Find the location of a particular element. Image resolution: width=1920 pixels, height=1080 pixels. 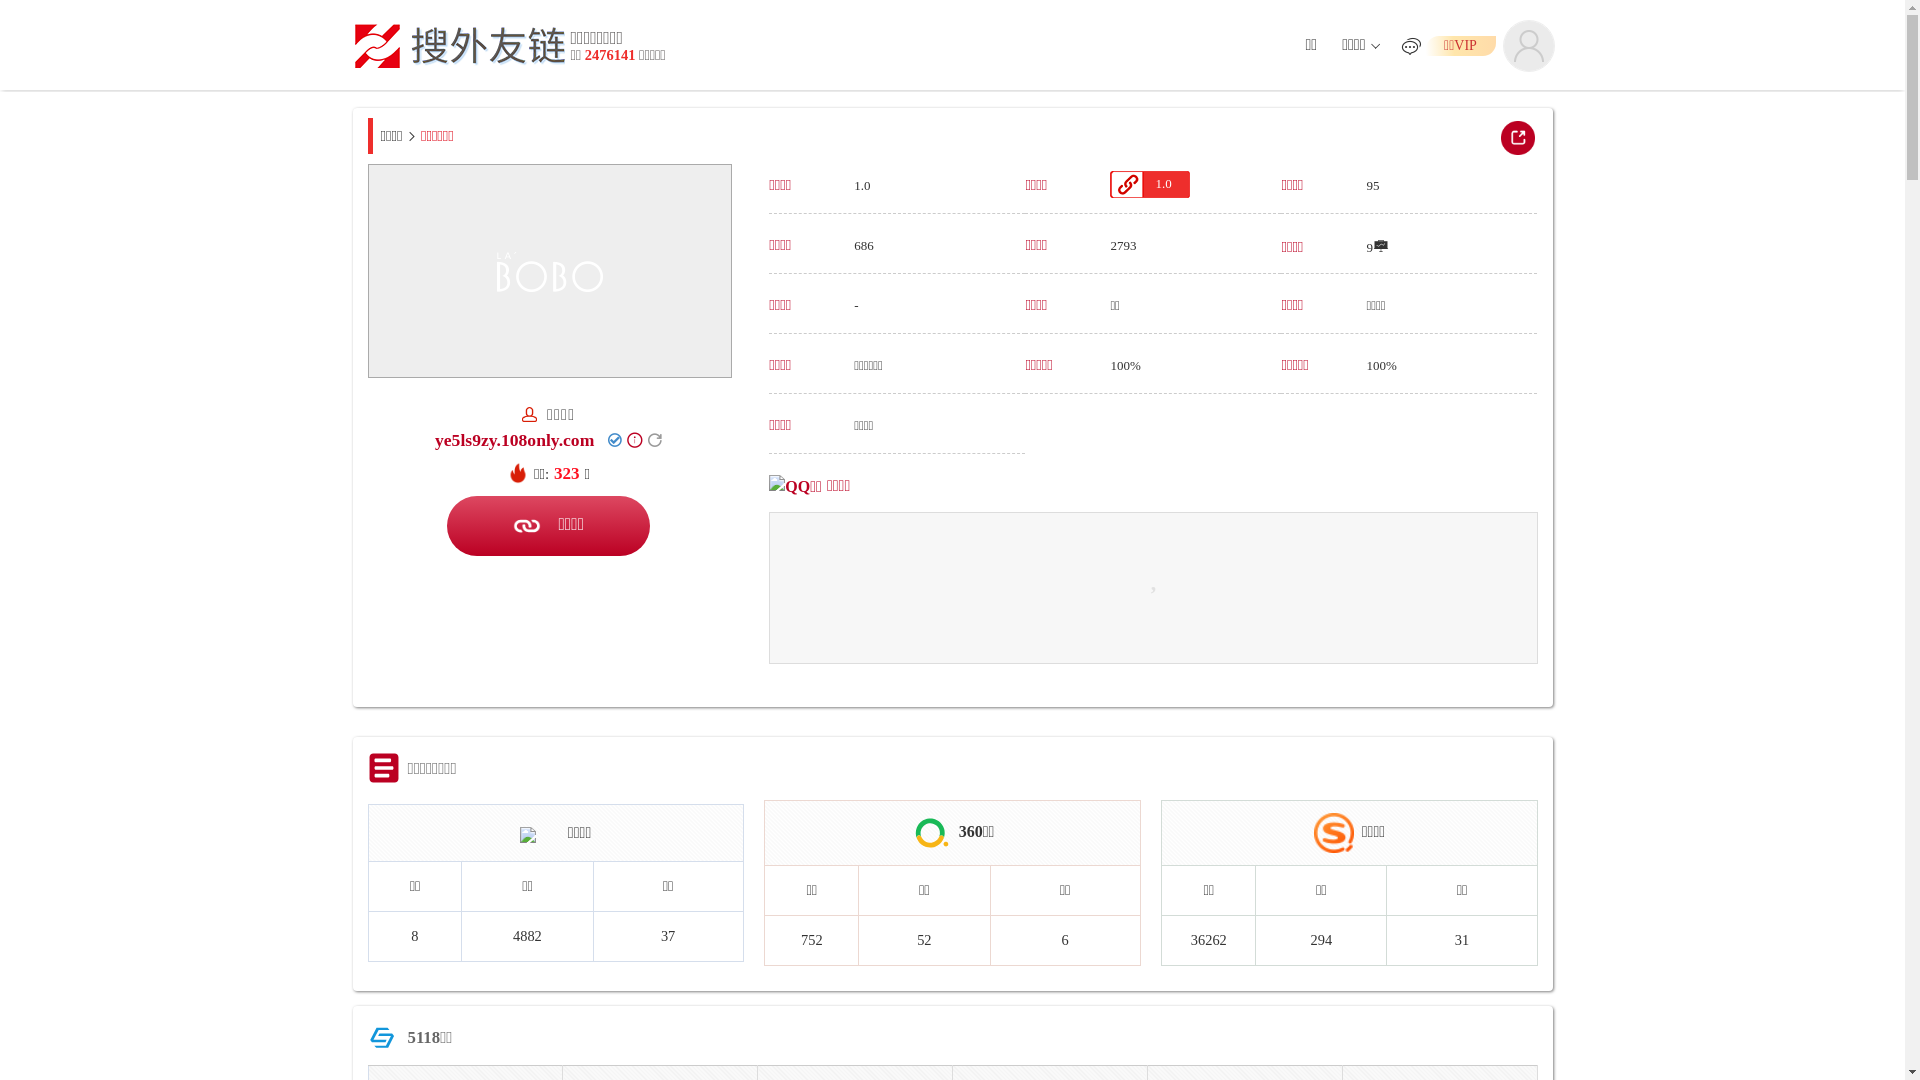

'ye5ls9zy.108only.com' is located at coordinates (434, 438).